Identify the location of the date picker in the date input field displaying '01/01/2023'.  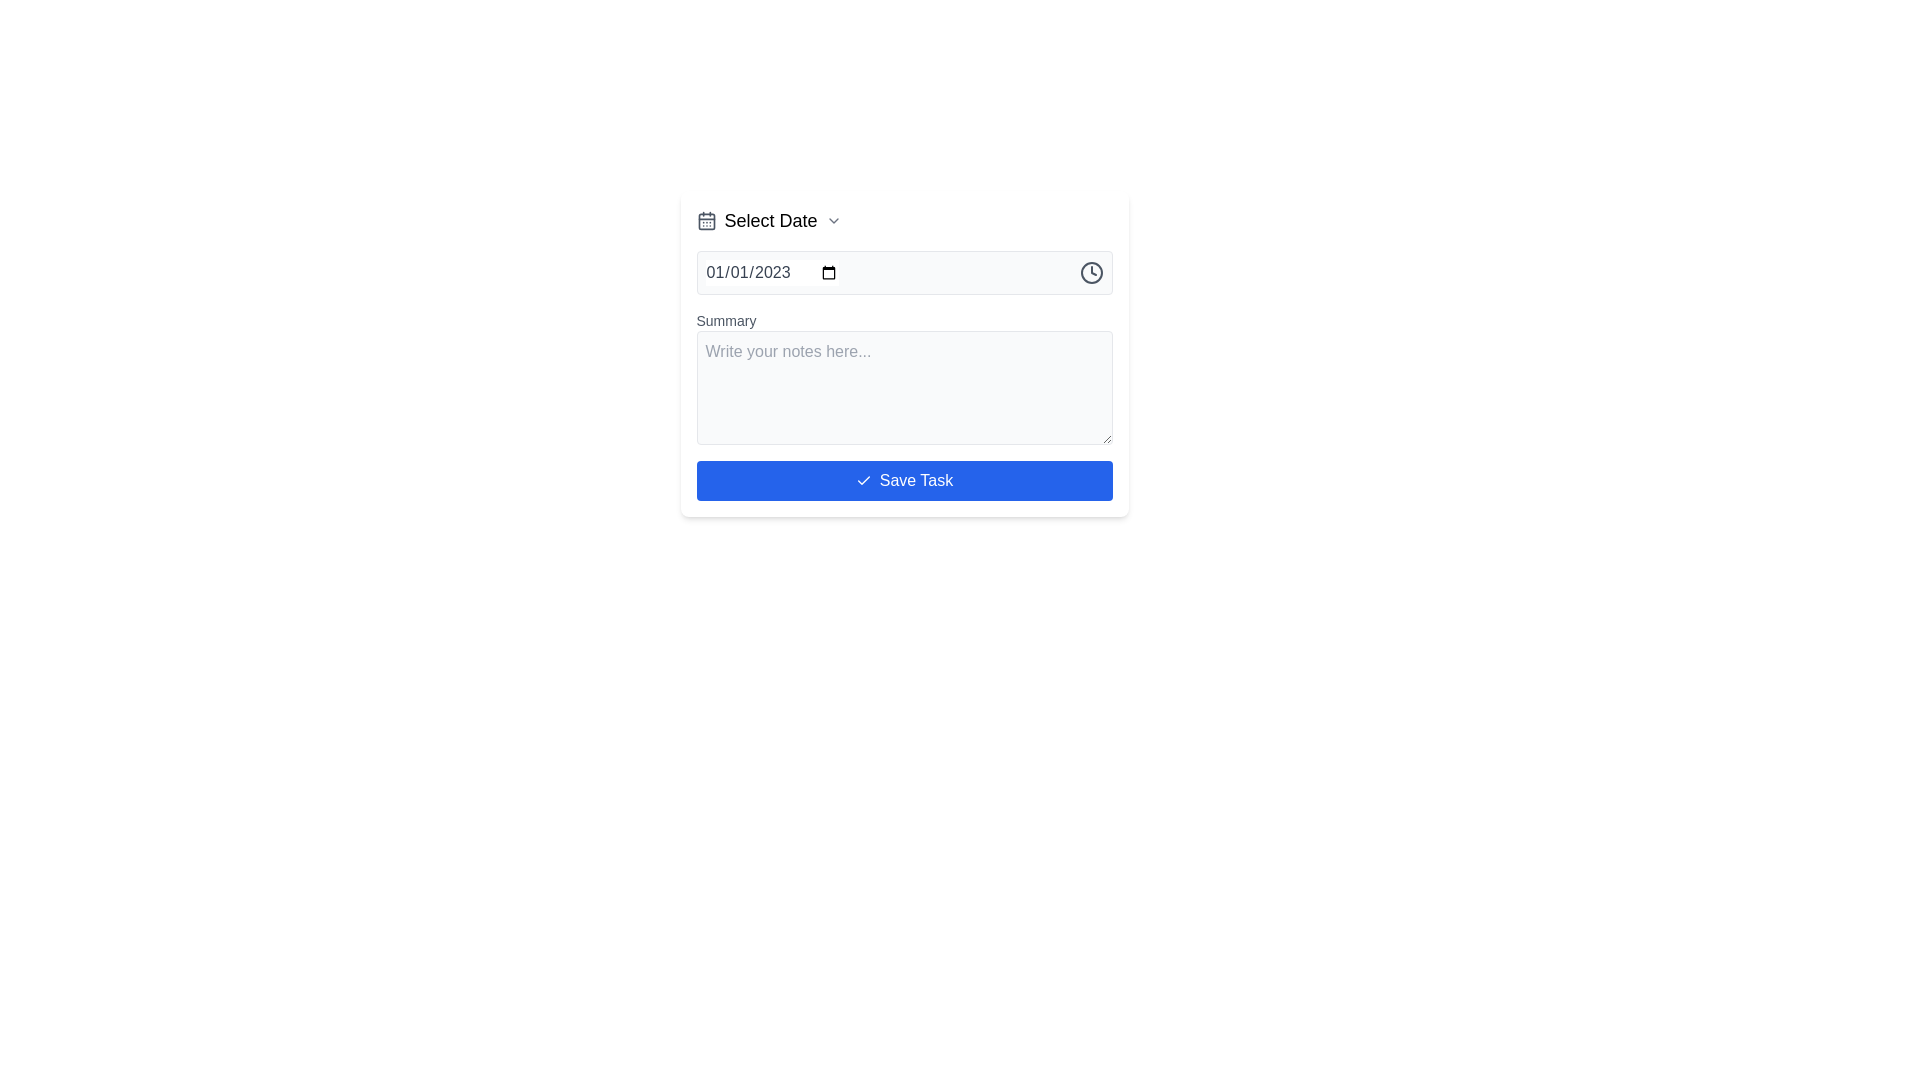
(771, 273).